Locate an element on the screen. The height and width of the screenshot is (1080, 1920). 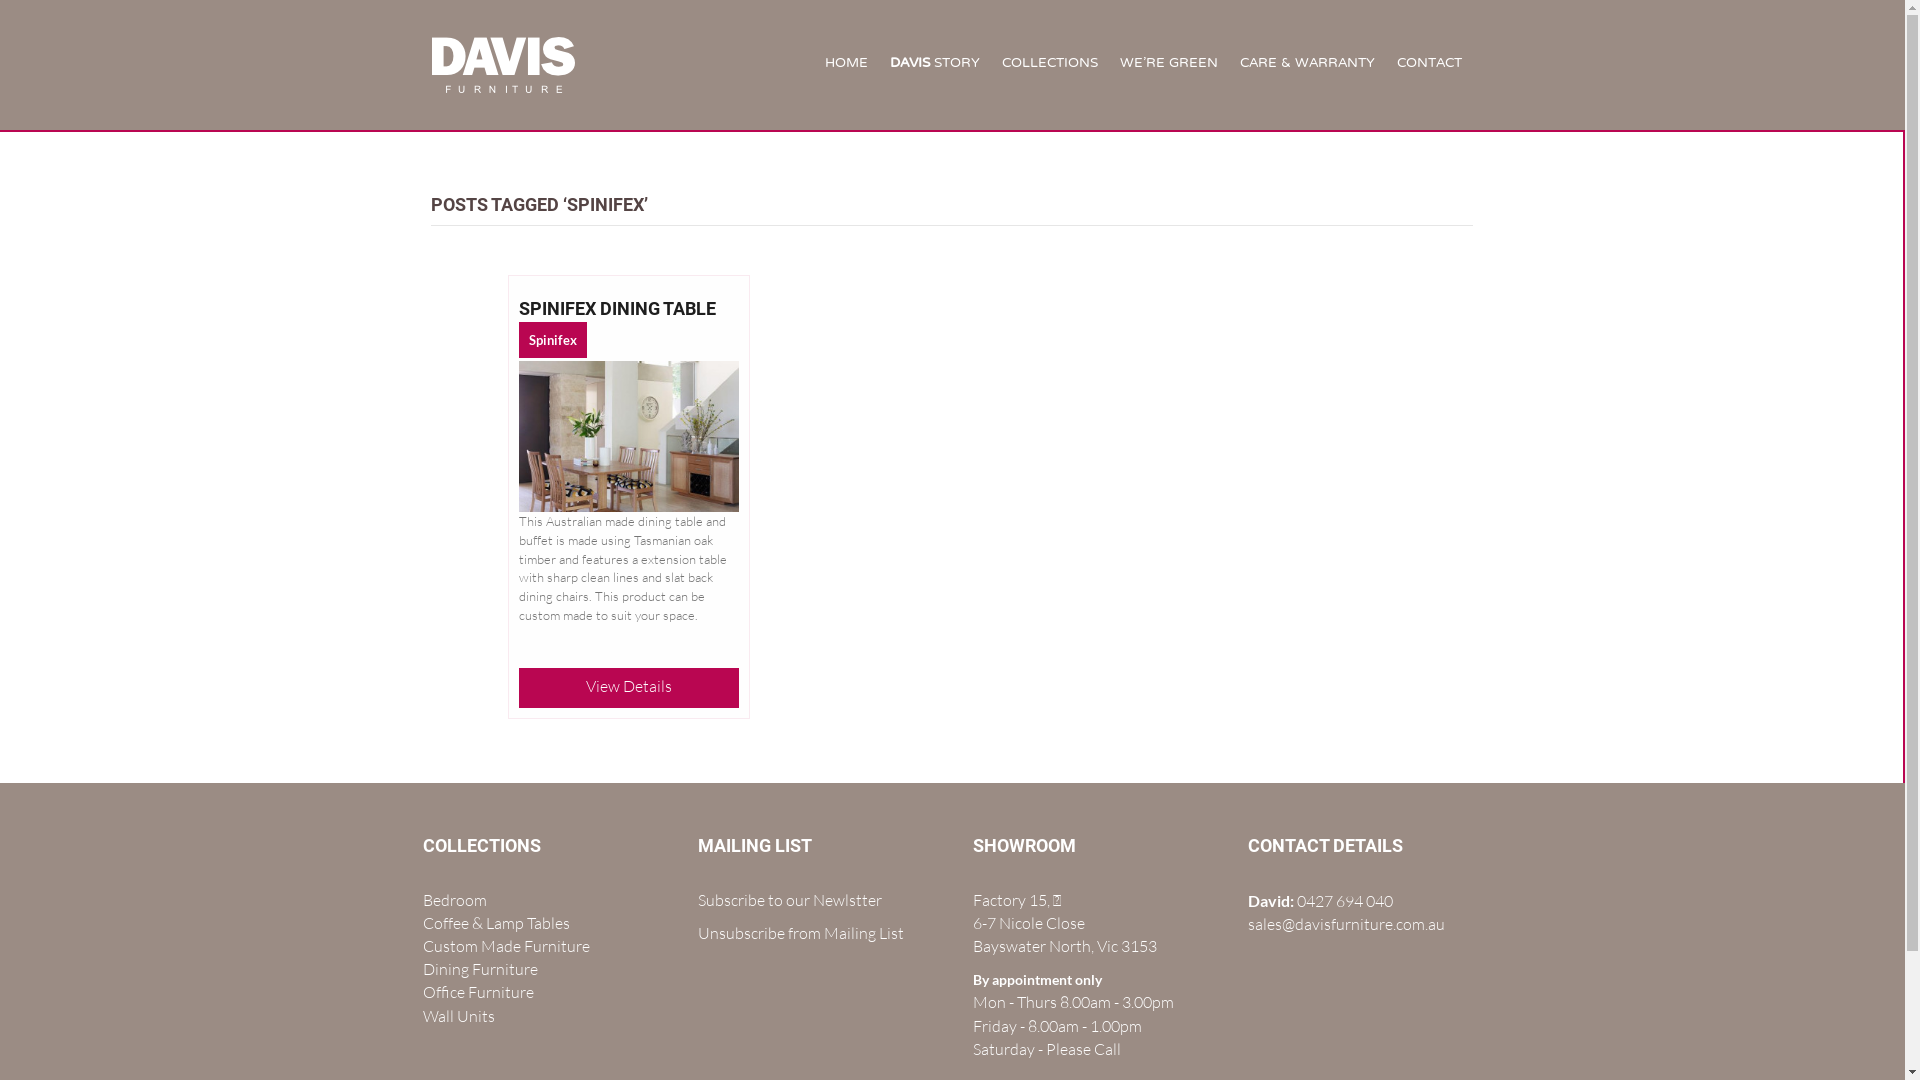
'sales@davisfurniture.com.au' is located at coordinates (1346, 924).